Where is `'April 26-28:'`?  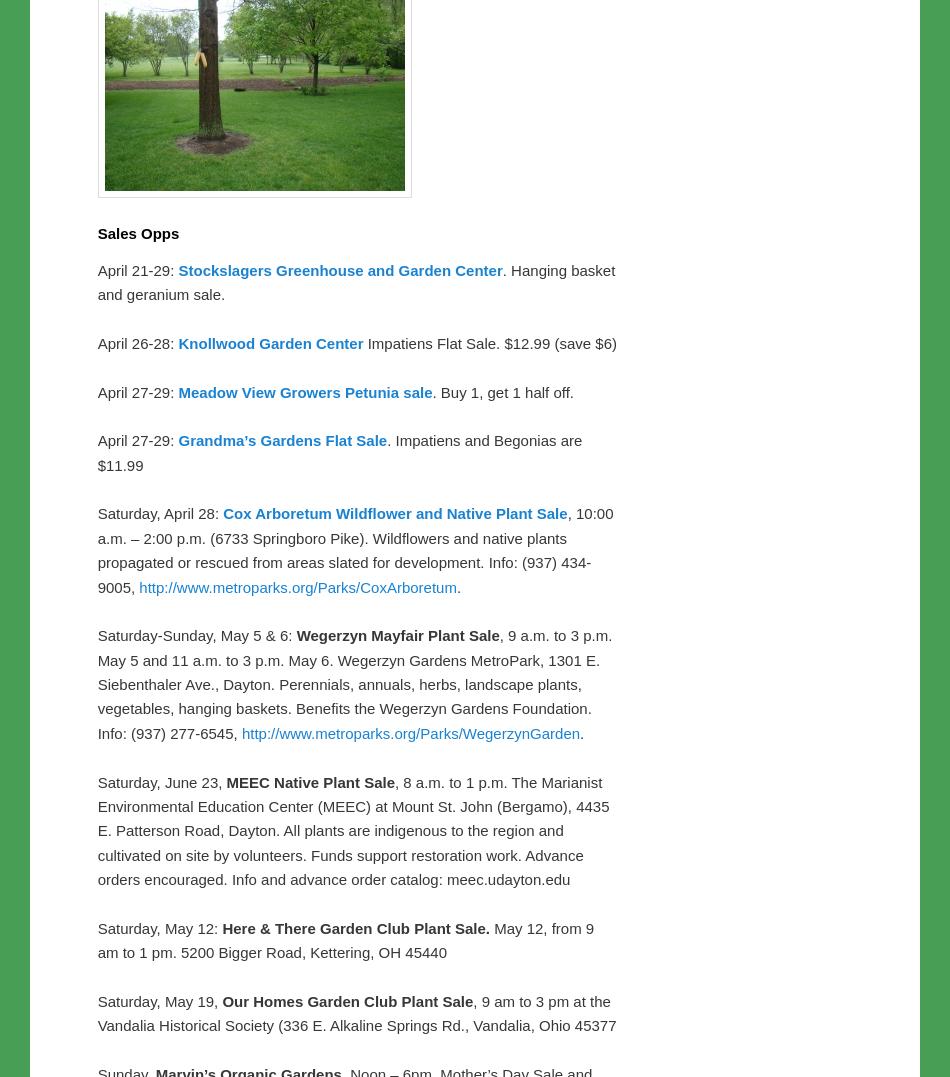 'April 26-28:' is located at coordinates (137, 341).